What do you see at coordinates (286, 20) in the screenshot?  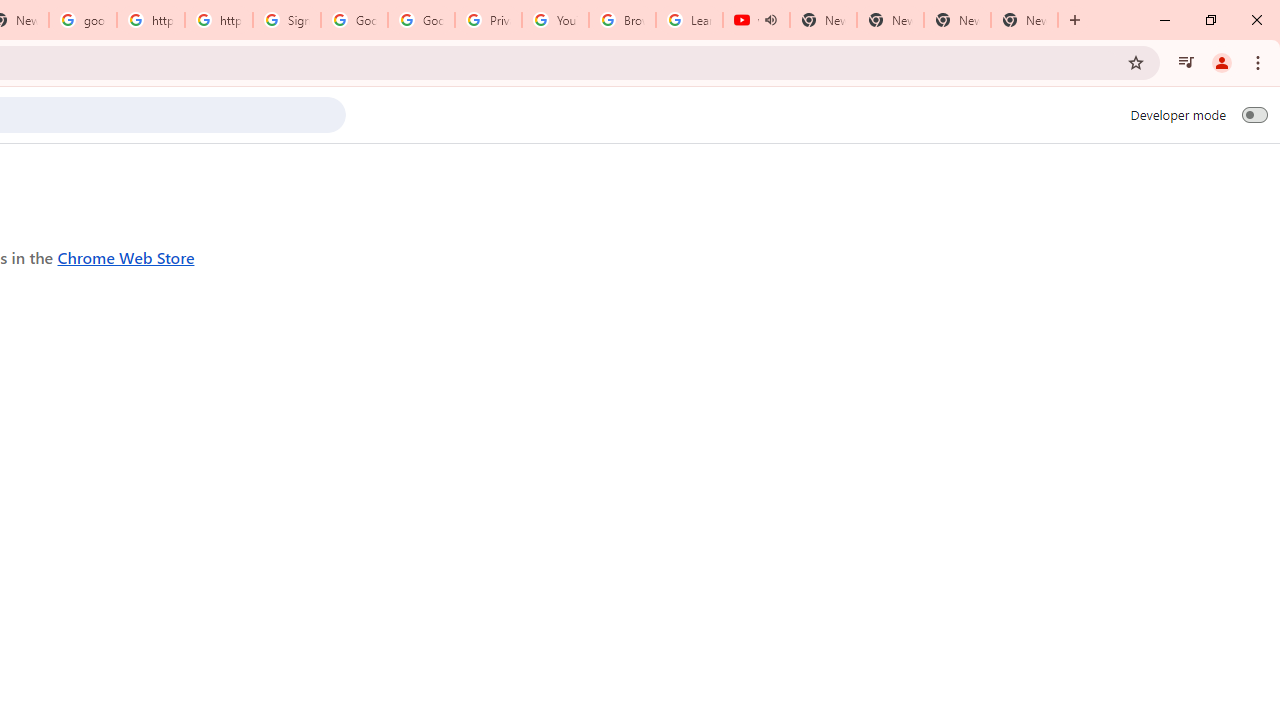 I see `'Sign in - Google Accounts'` at bounding box center [286, 20].